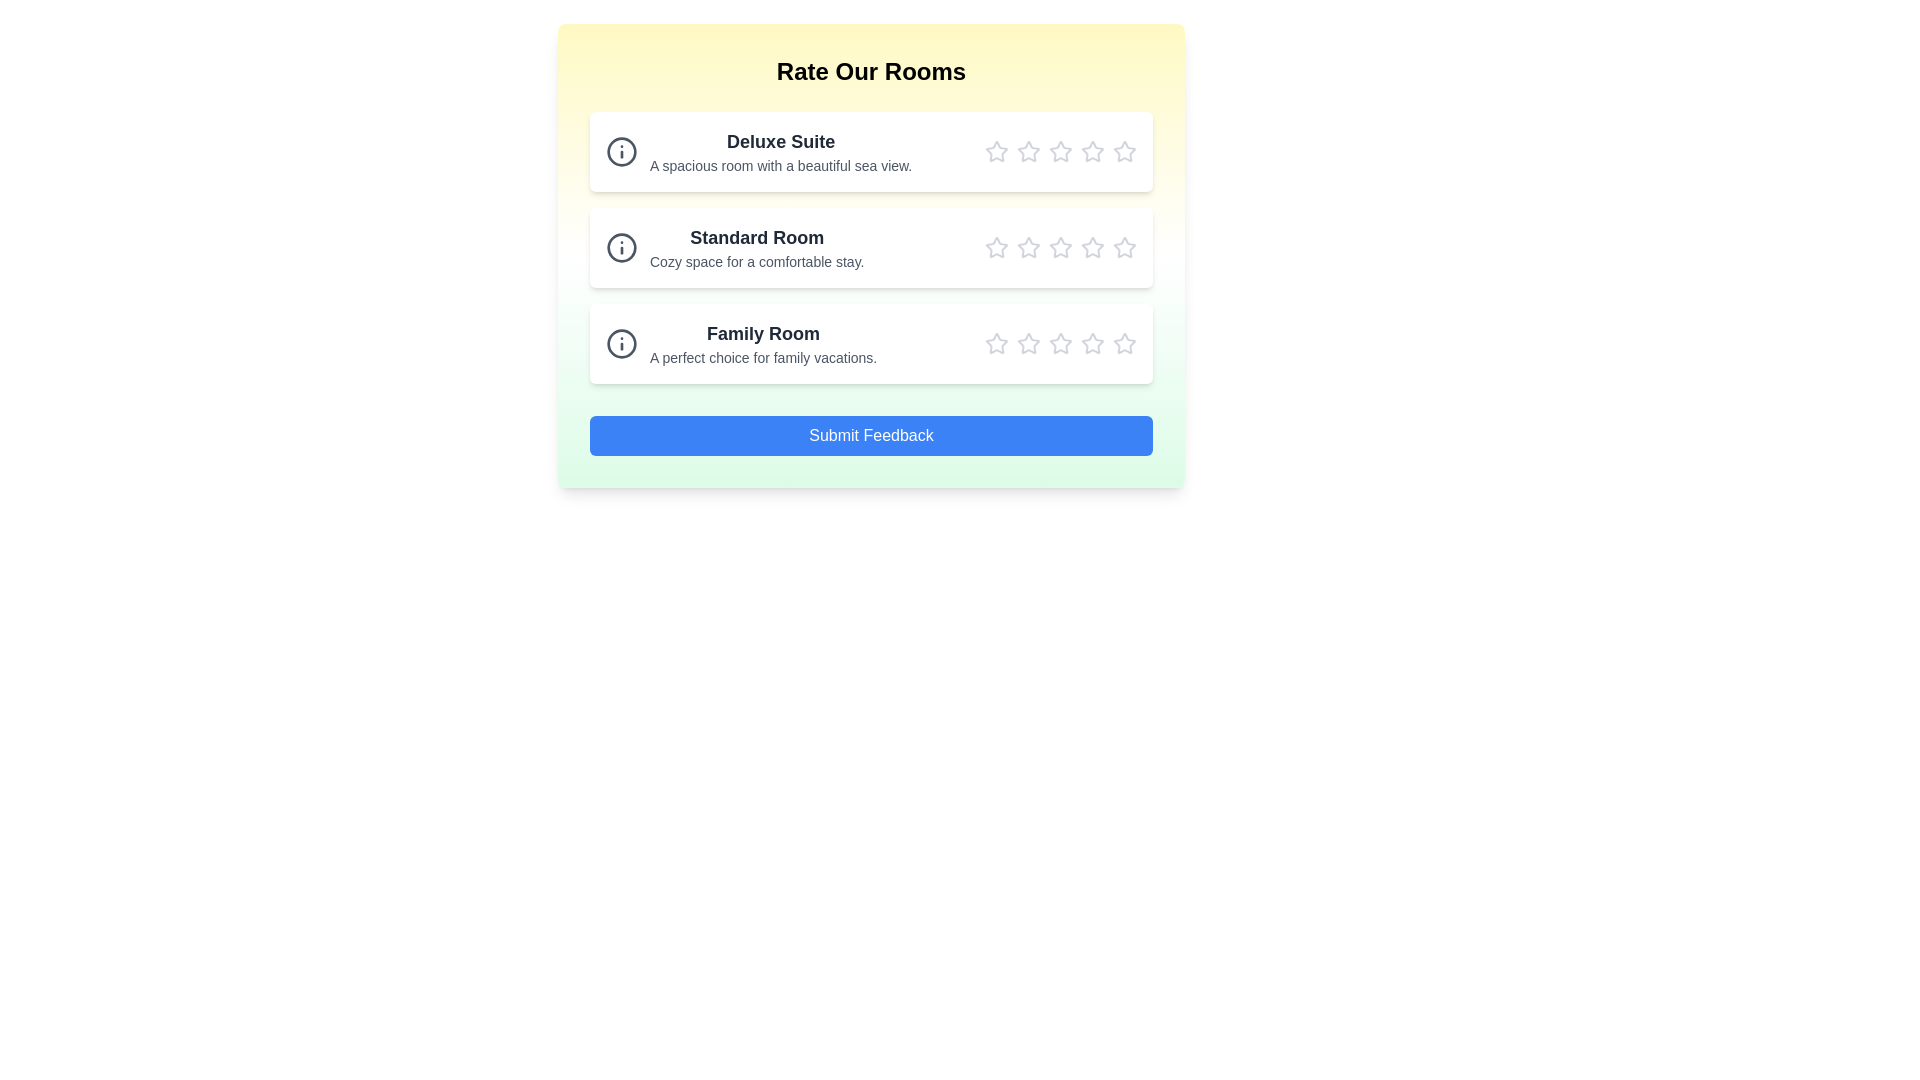 The width and height of the screenshot is (1920, 1080). I want to click on the 'Submit Feedback' button to submit the feedback, so click(871, 434).